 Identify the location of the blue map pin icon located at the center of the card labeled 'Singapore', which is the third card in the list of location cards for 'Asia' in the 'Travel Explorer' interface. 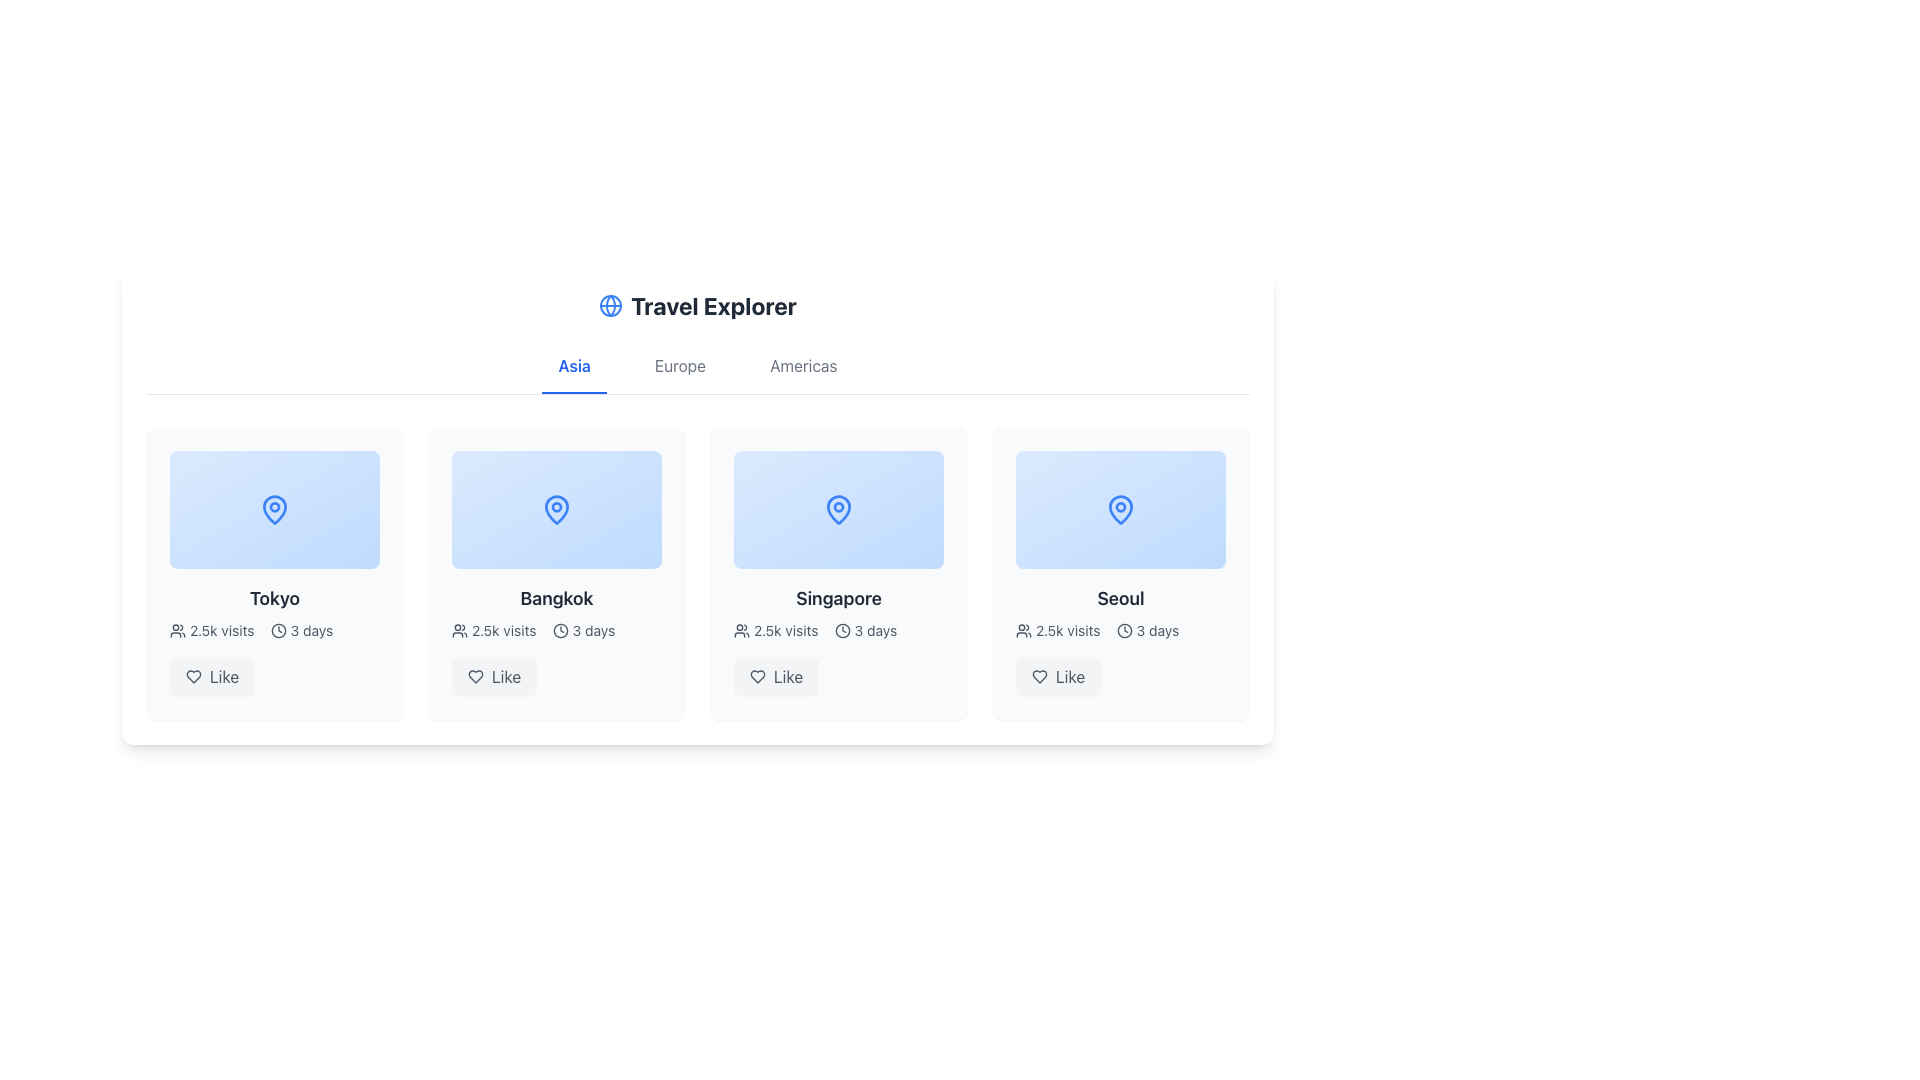
(839, 508).